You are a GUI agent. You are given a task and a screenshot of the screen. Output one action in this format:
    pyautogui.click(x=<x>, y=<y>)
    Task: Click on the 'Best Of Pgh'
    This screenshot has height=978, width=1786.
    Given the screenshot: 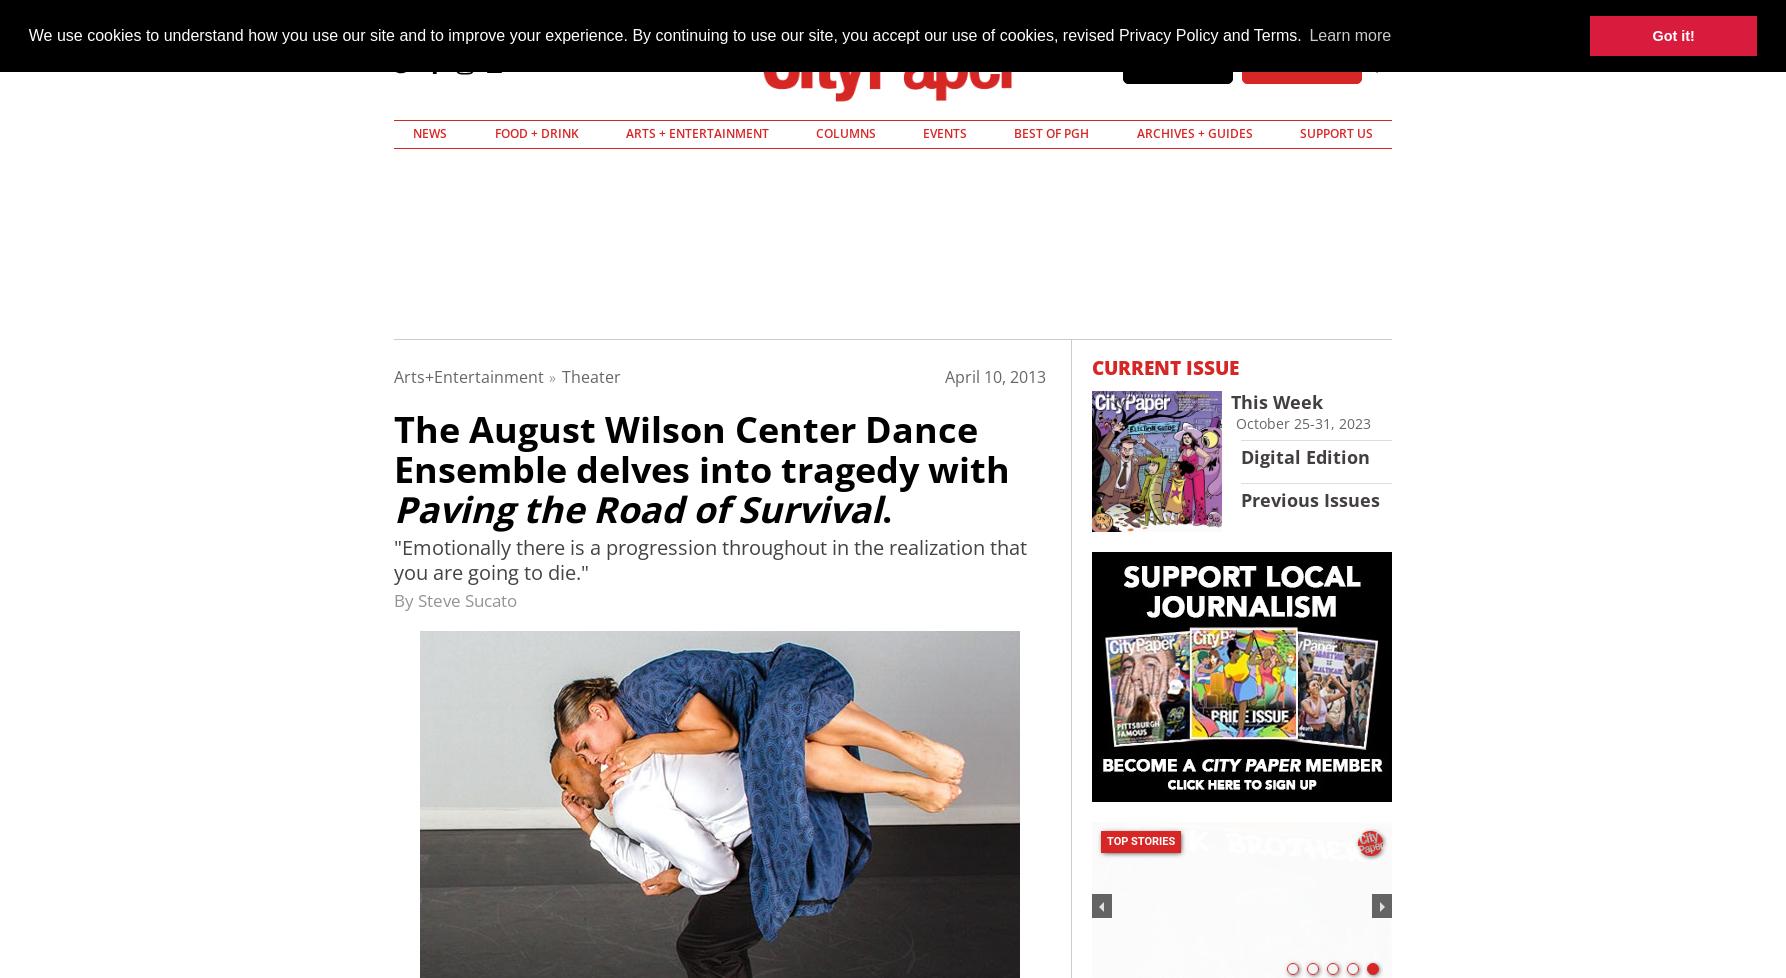 What is the action you would take?
    pyautogui.click(x=1050, y=133)
    